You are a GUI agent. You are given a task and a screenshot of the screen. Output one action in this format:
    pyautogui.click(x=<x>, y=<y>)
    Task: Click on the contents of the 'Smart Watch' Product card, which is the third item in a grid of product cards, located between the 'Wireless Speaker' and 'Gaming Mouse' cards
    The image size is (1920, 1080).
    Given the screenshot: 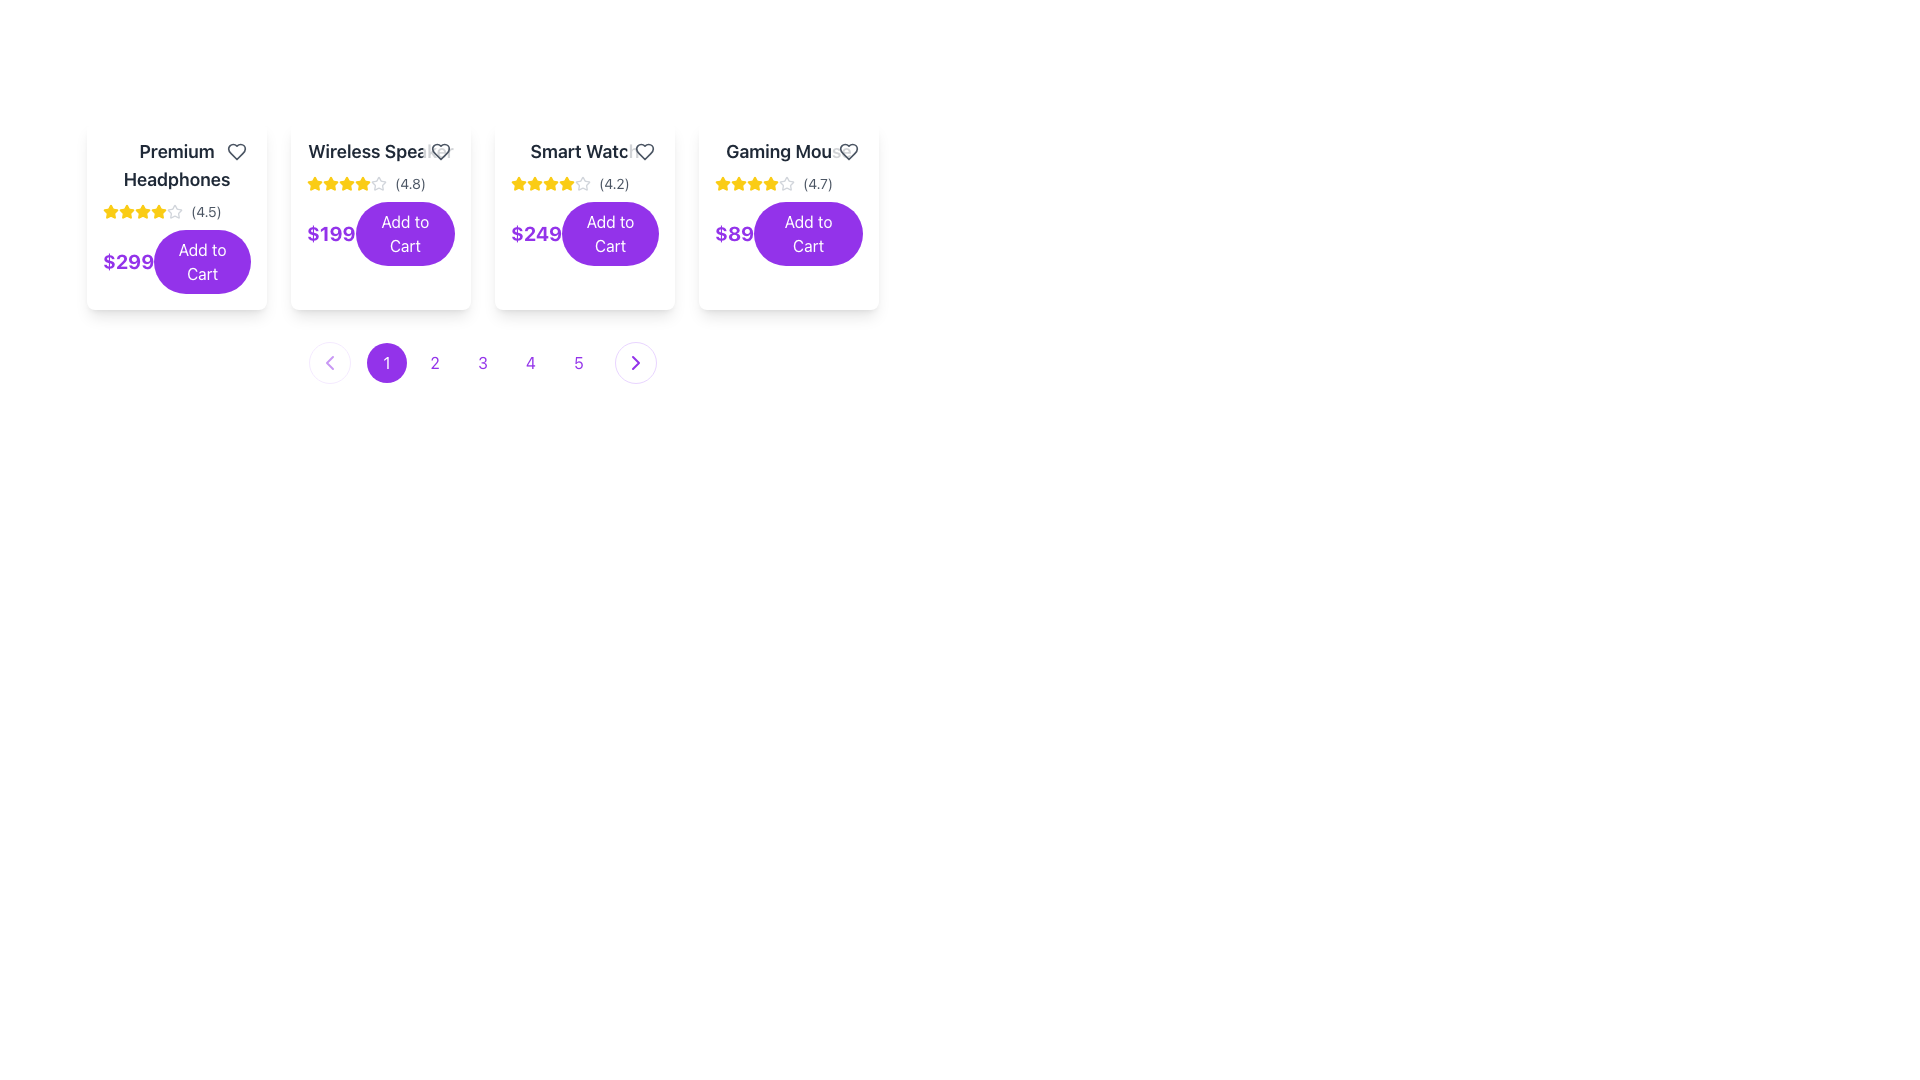 What is the action you would take?
    pyautogui.click(x=584, y=216)
    